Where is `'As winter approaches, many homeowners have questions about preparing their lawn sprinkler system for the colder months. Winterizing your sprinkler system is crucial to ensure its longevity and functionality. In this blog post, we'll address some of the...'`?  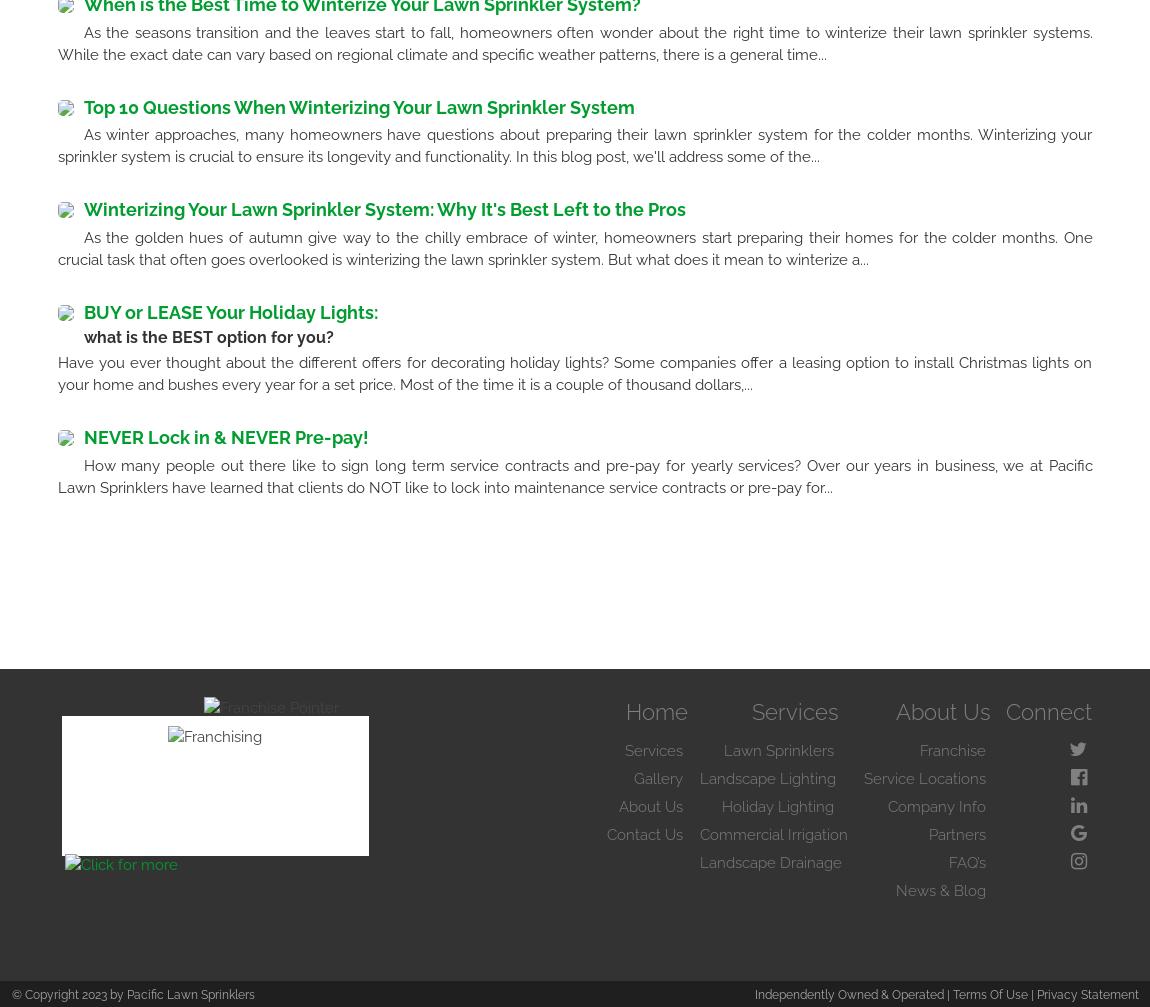 'As winter approaches, many homeowners have questions about preparing their lawn sprinkler system for the colder months. Winterizing your sprinkler system is crucial to ensure its longevity and functionality. In this blog post, we'll address some of the...' is located at coordinates (574, 146).